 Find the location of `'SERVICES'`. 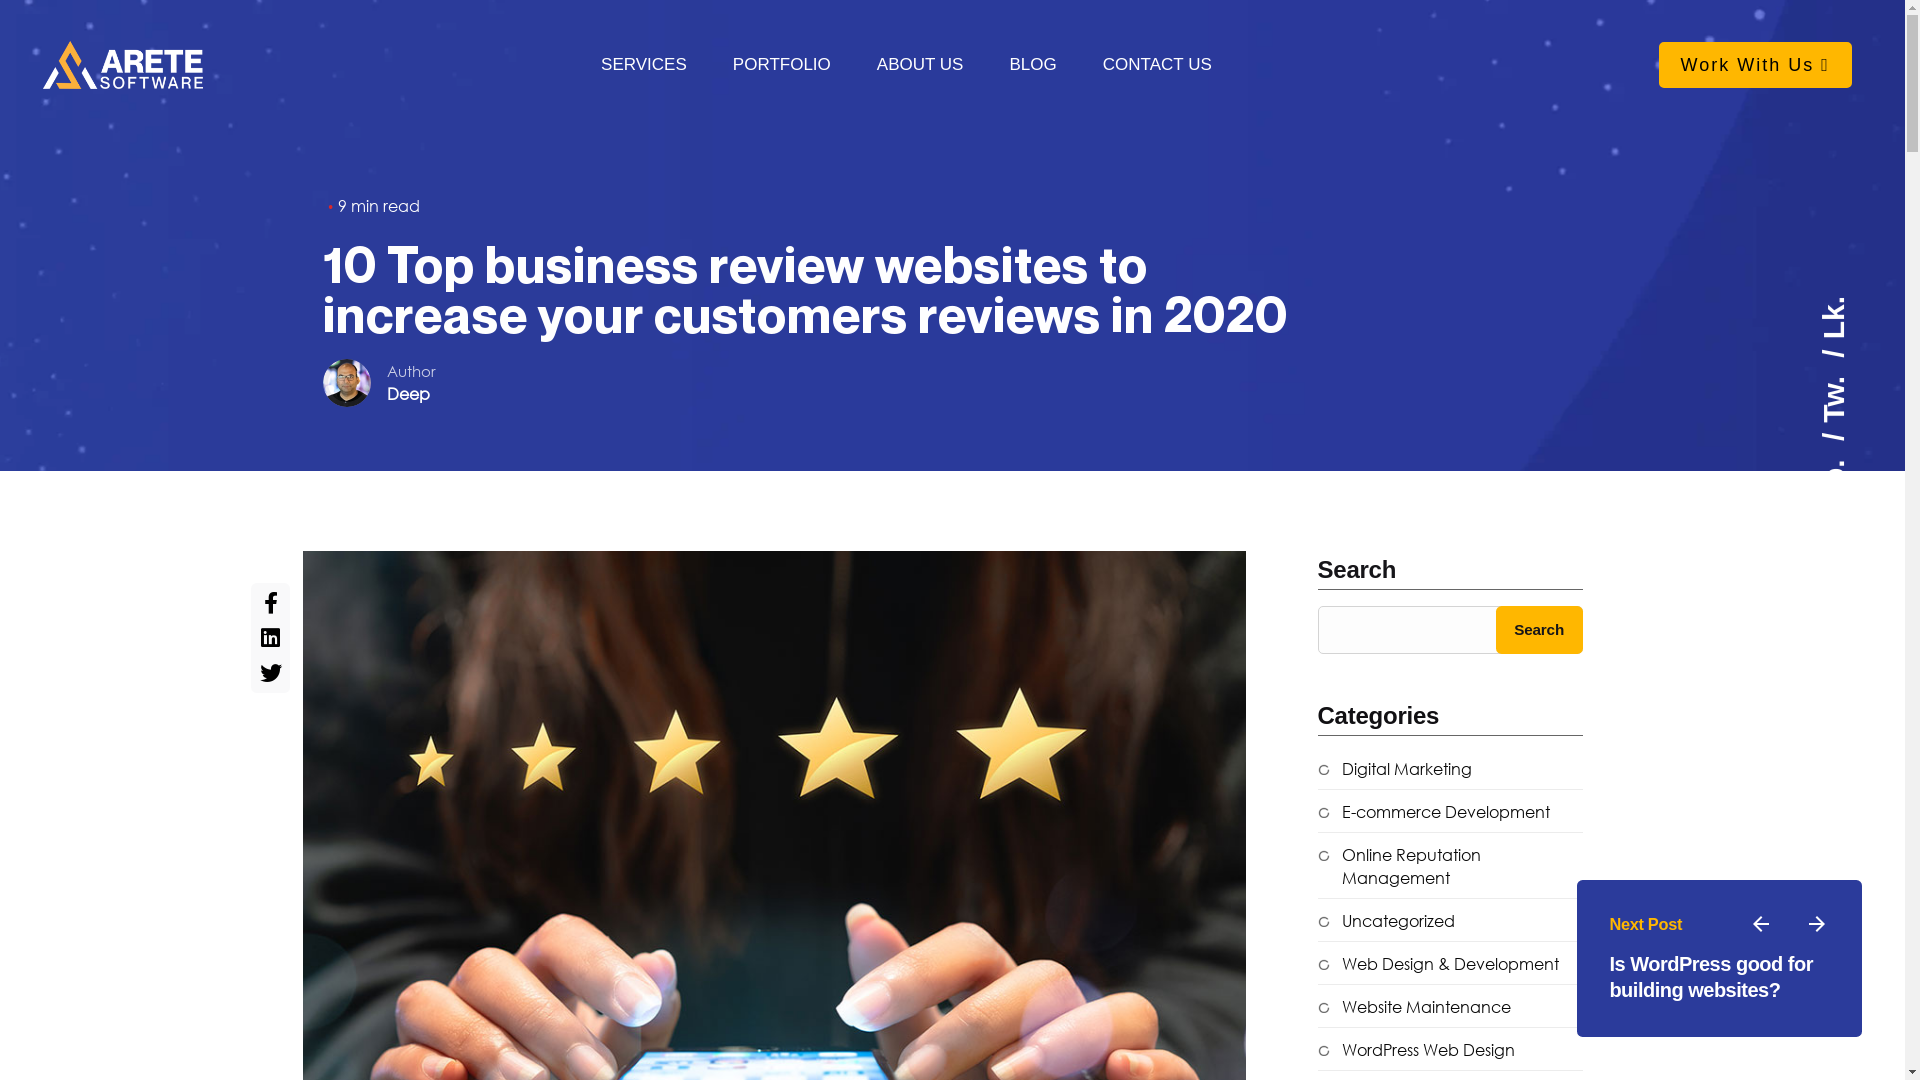

'SERVICES' is located at coordinates (643, 64).